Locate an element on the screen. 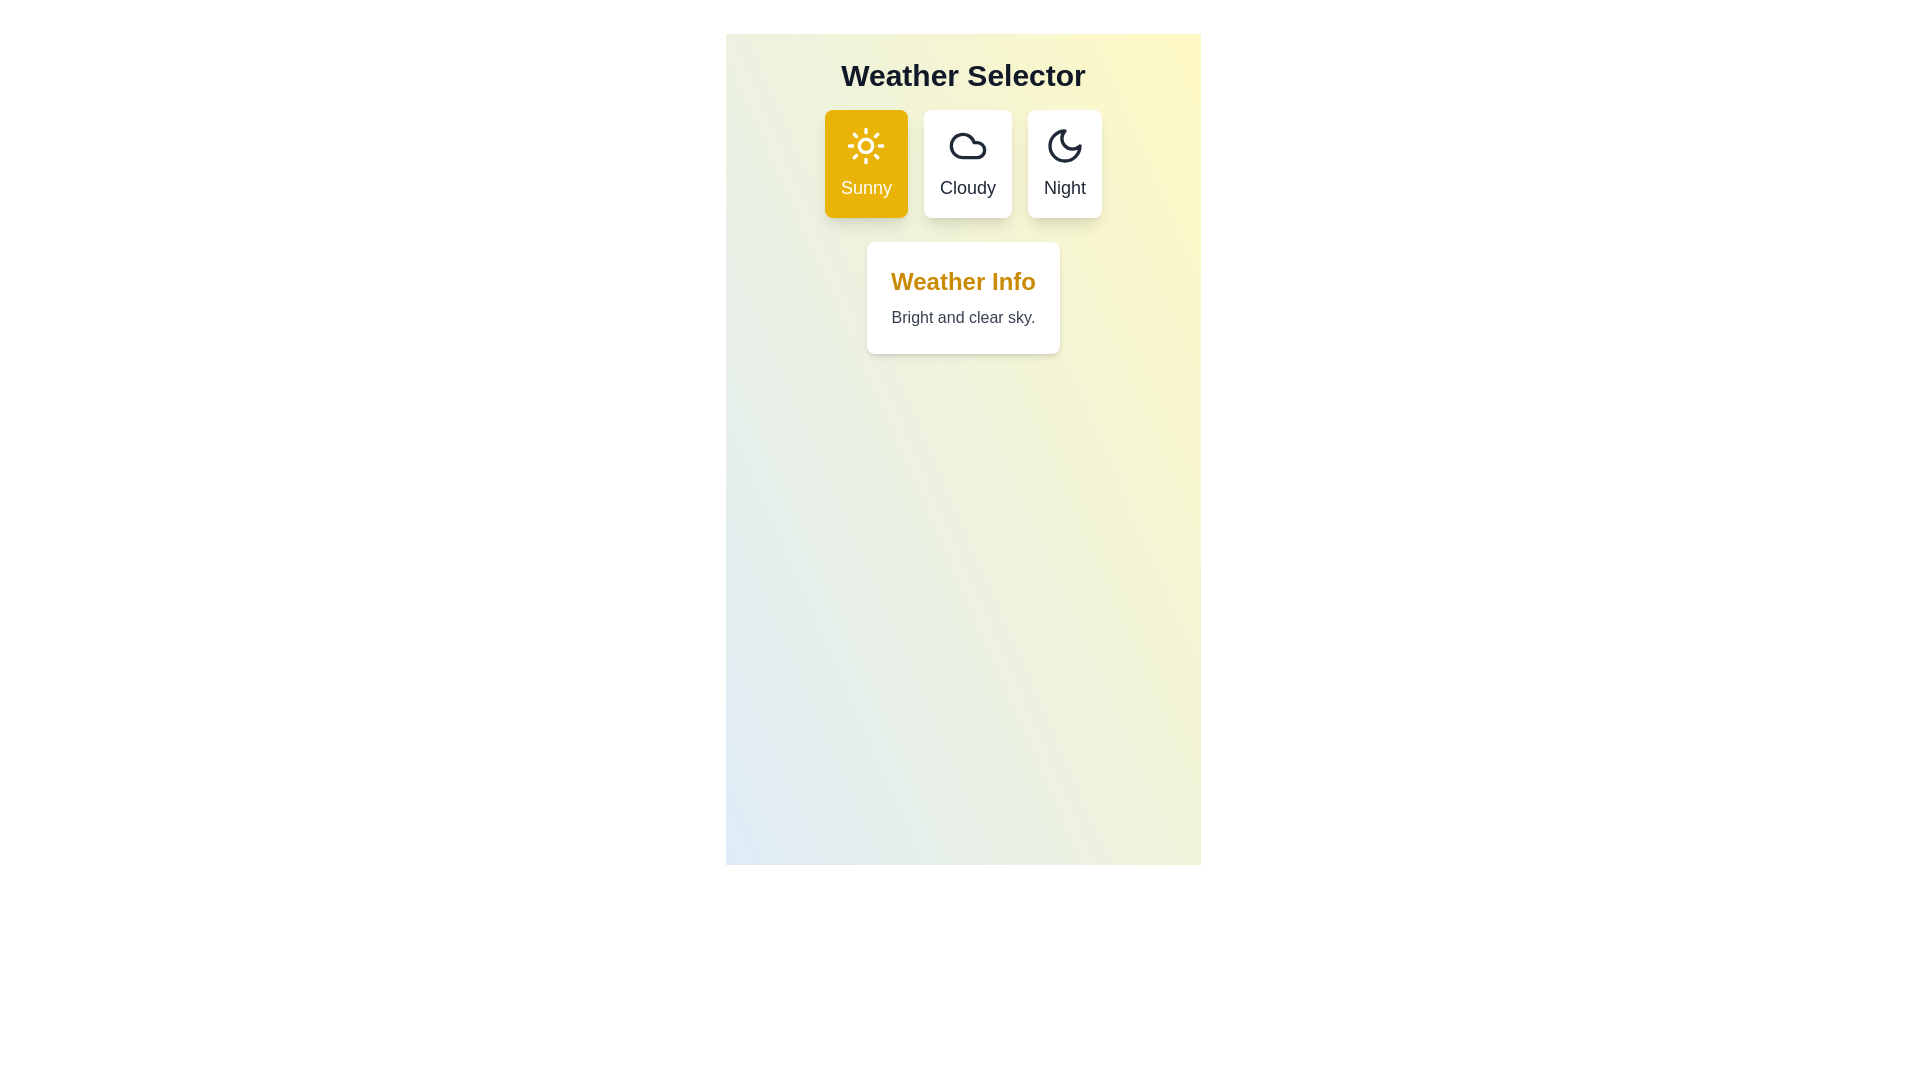 Image resolution: width=1920 pixels, height=1080 pixels. the weather button corresponding to Cloudy to observe the animation effect is located at coordinates (968, 163).